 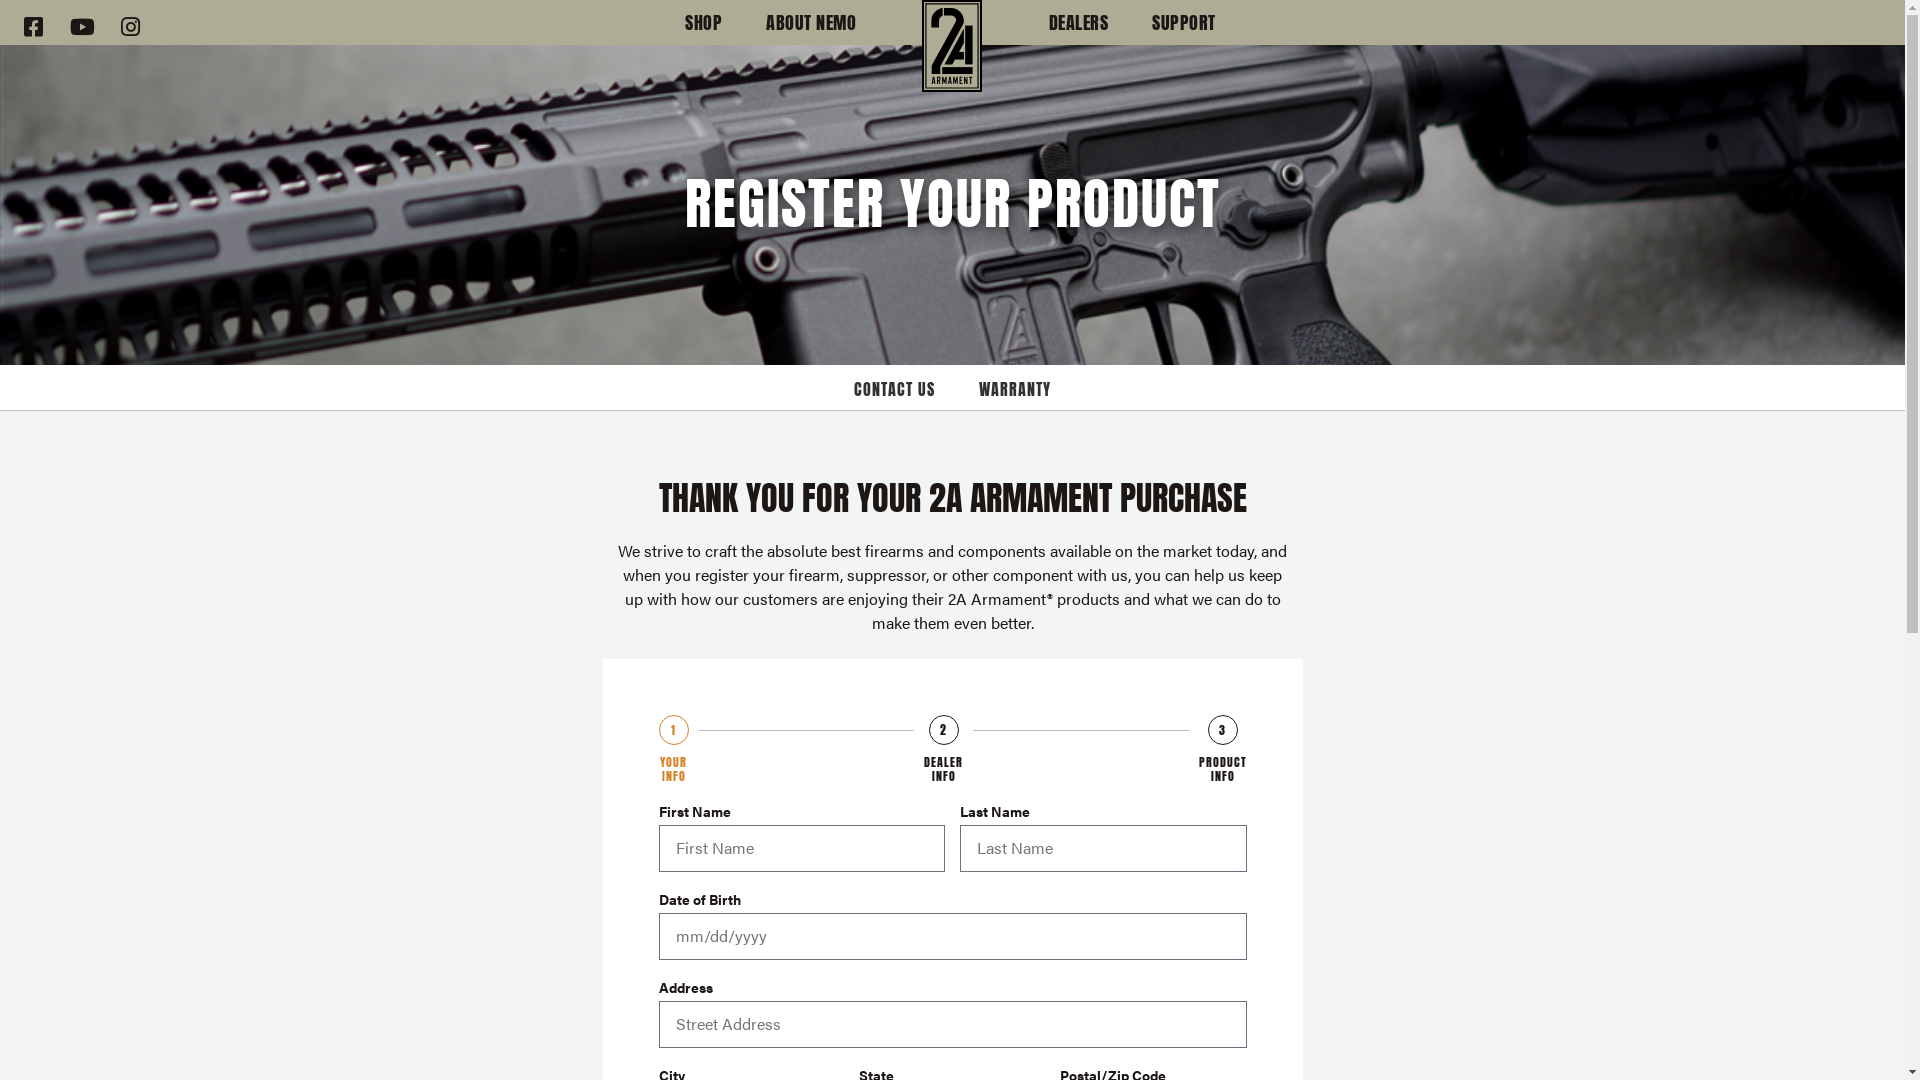 What do you see at coordinates (1028, 23) in the screenshot?
I see `'DEALERS'` at bounding box center [1028, 23].